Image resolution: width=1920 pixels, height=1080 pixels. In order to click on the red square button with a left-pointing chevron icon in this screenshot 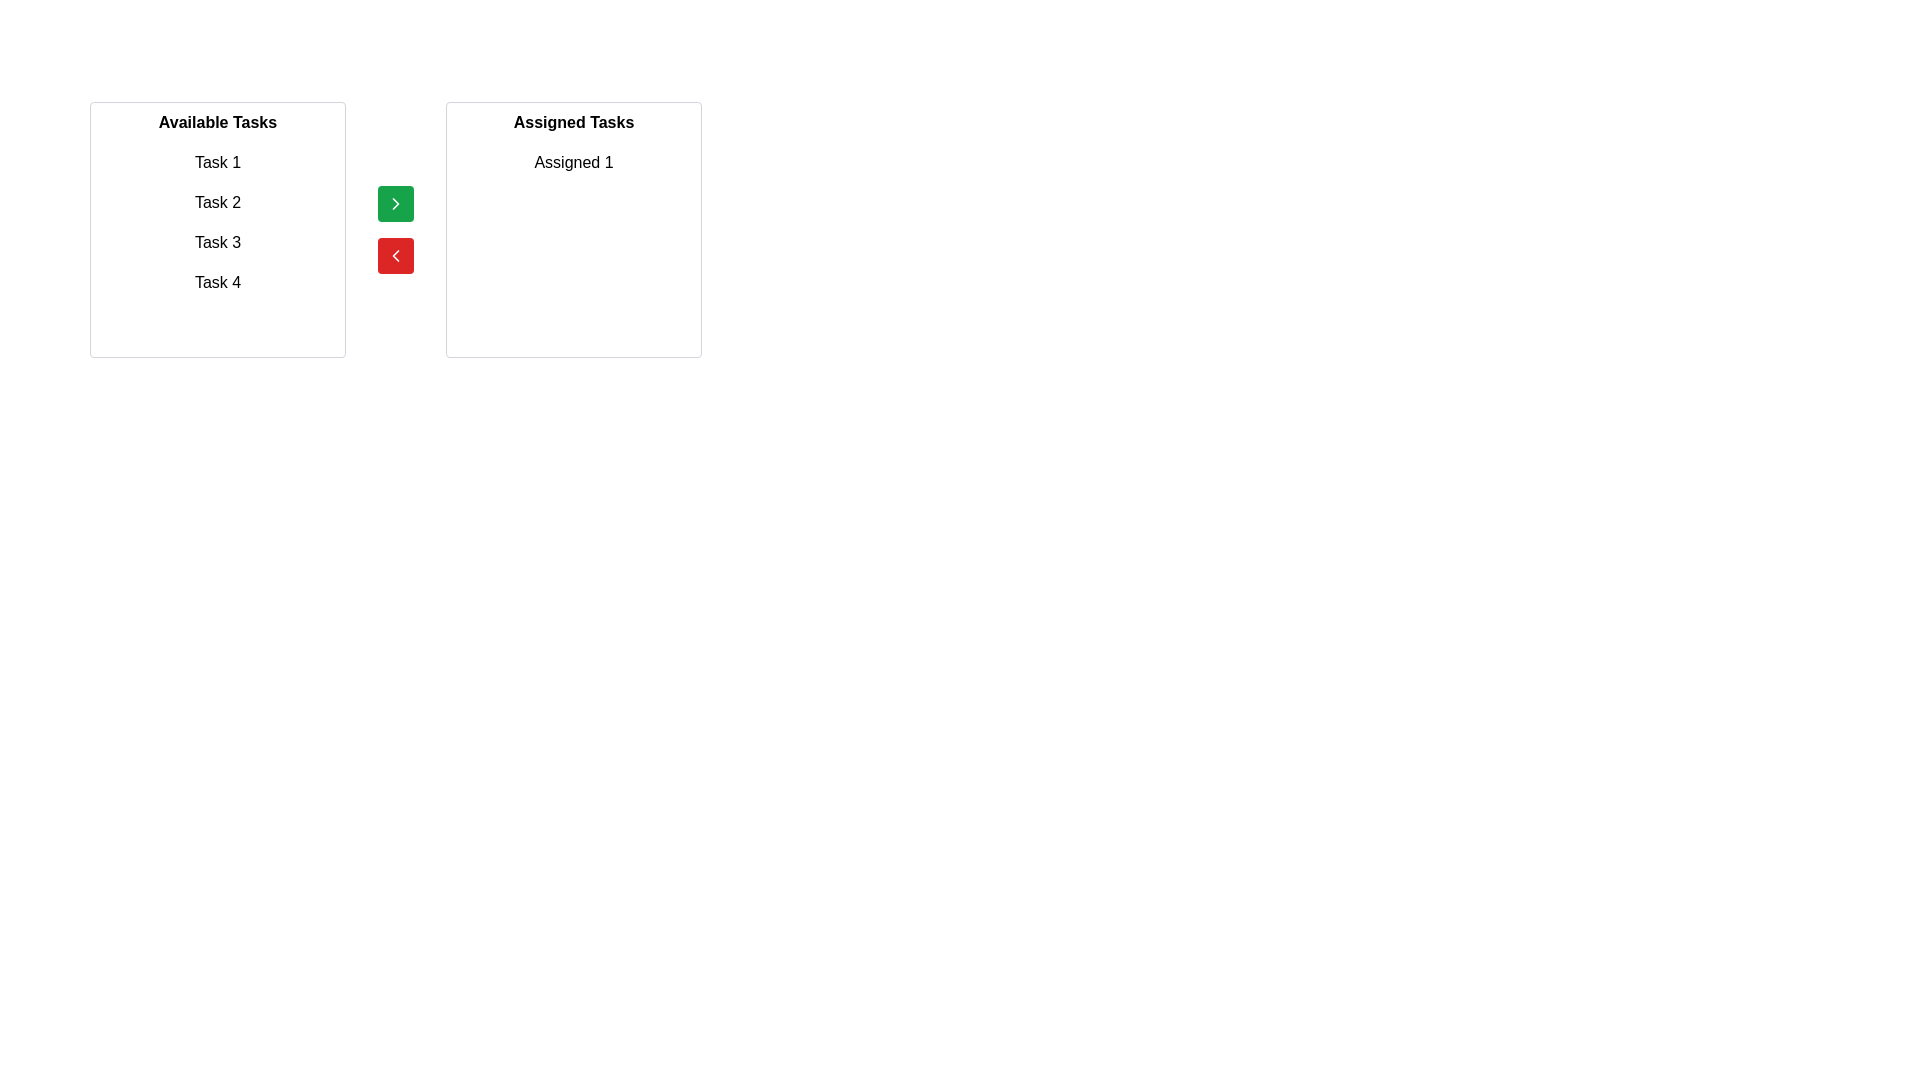, I will do `click(395, 254)`.